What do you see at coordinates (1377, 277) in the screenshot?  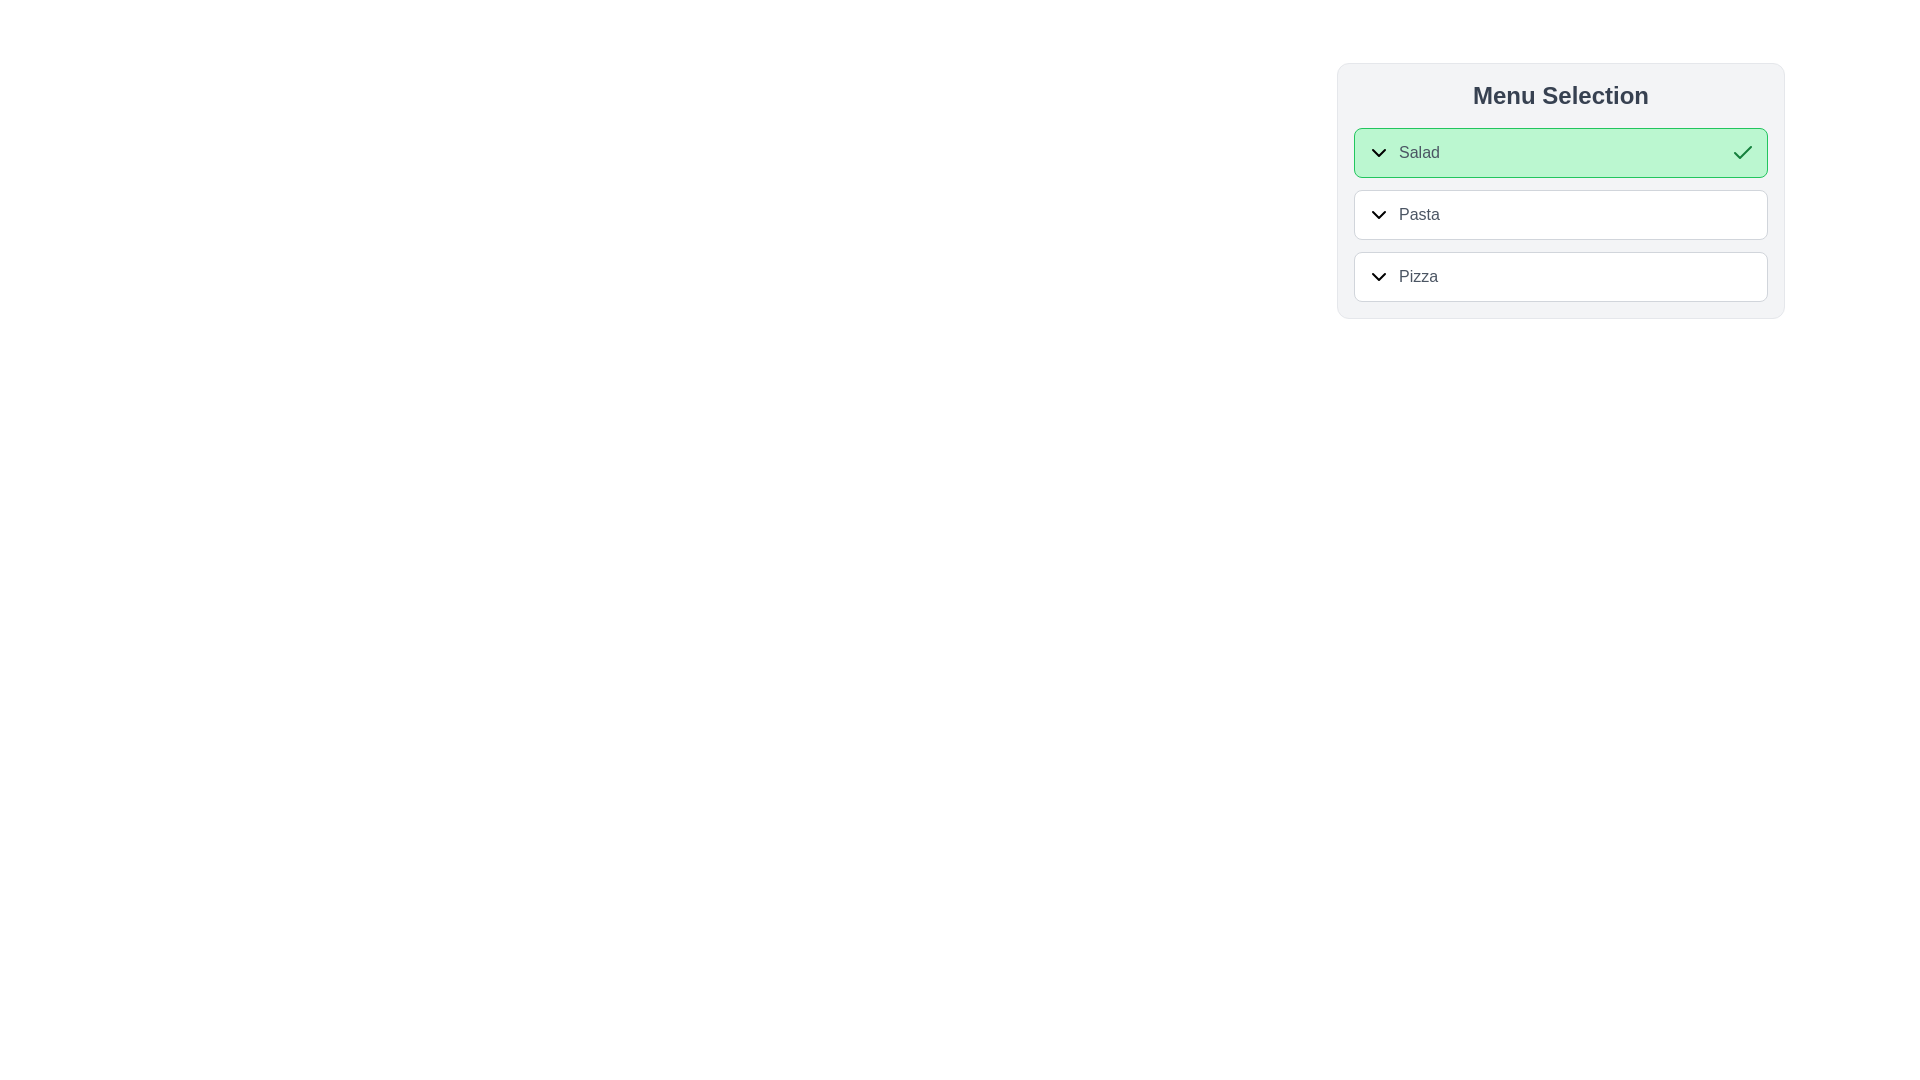 I see `the downward-pointing chevron icon located to the left of the 'Pizza' text in the 'Menu Selection' dropdown` at bounding box center [1377, 277].